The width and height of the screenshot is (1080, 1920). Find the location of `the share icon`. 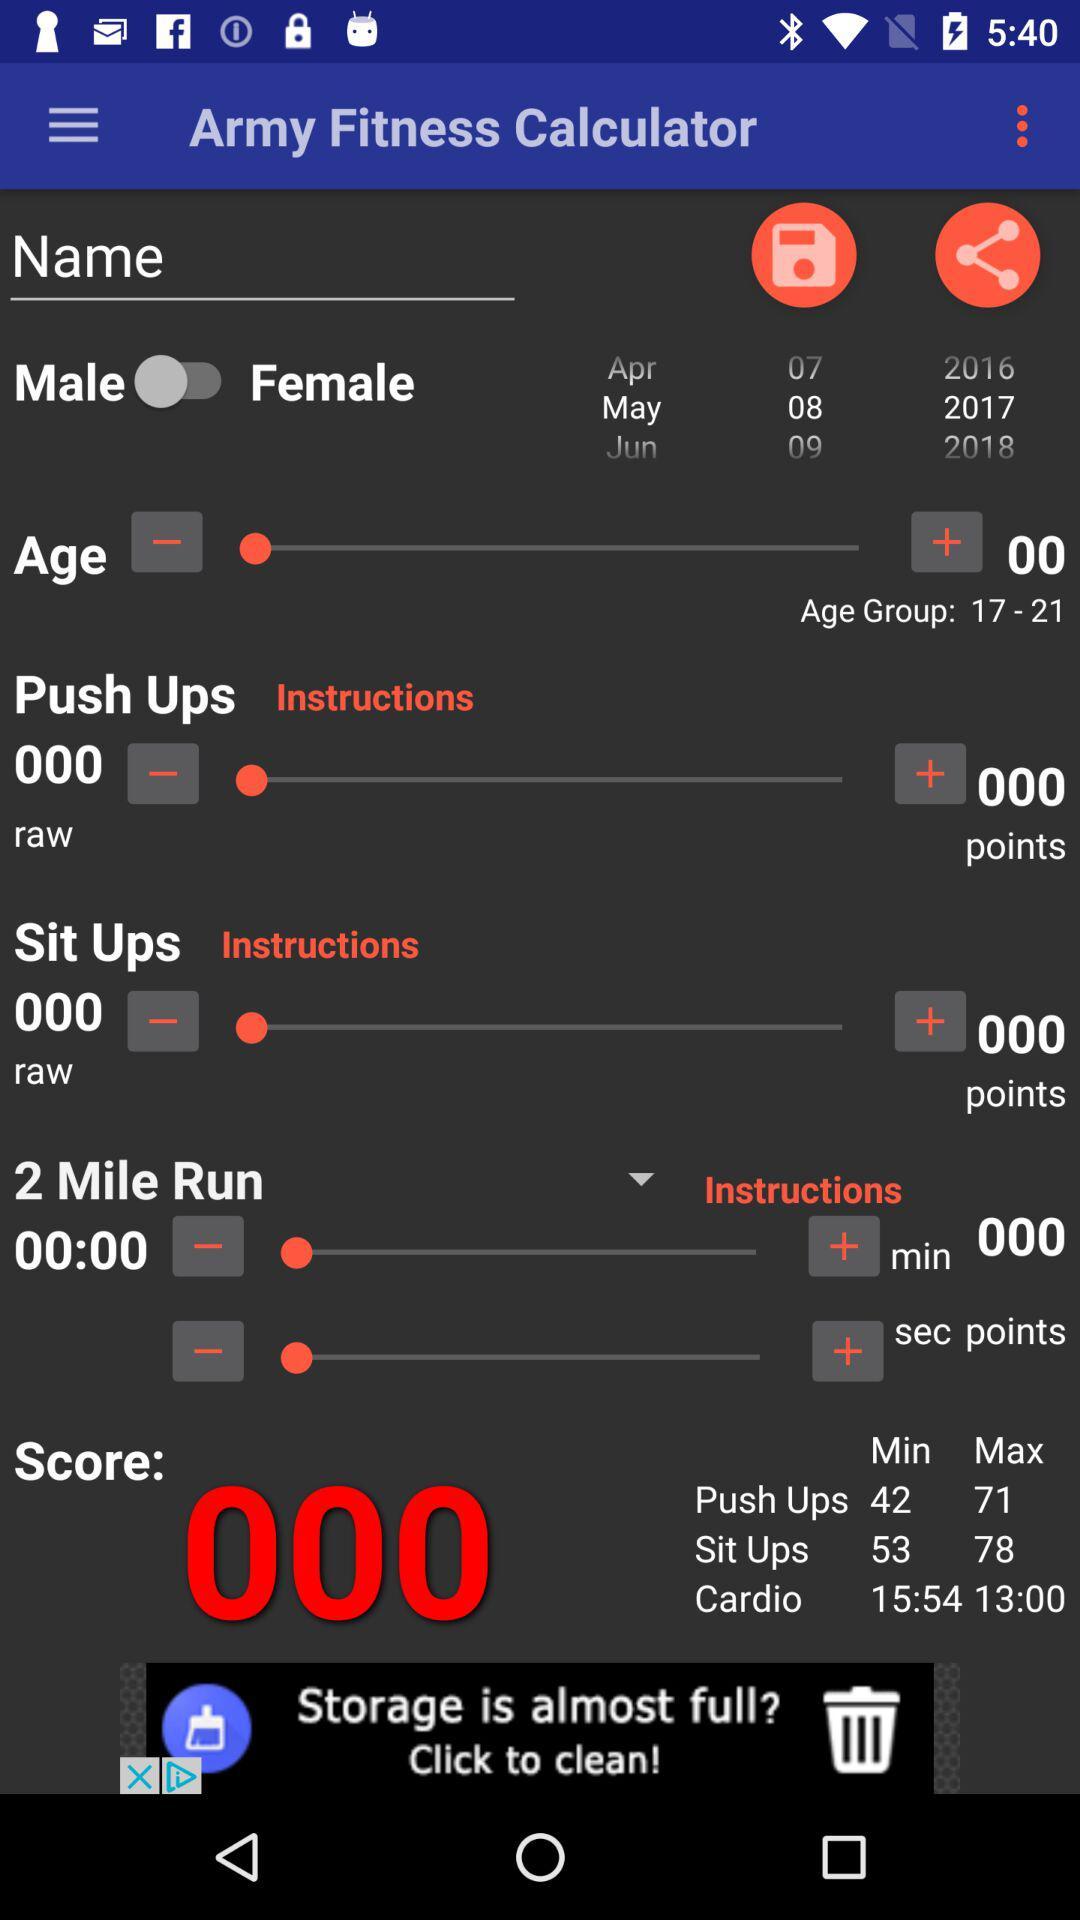

the share icon is located at coordinates (986, 253).